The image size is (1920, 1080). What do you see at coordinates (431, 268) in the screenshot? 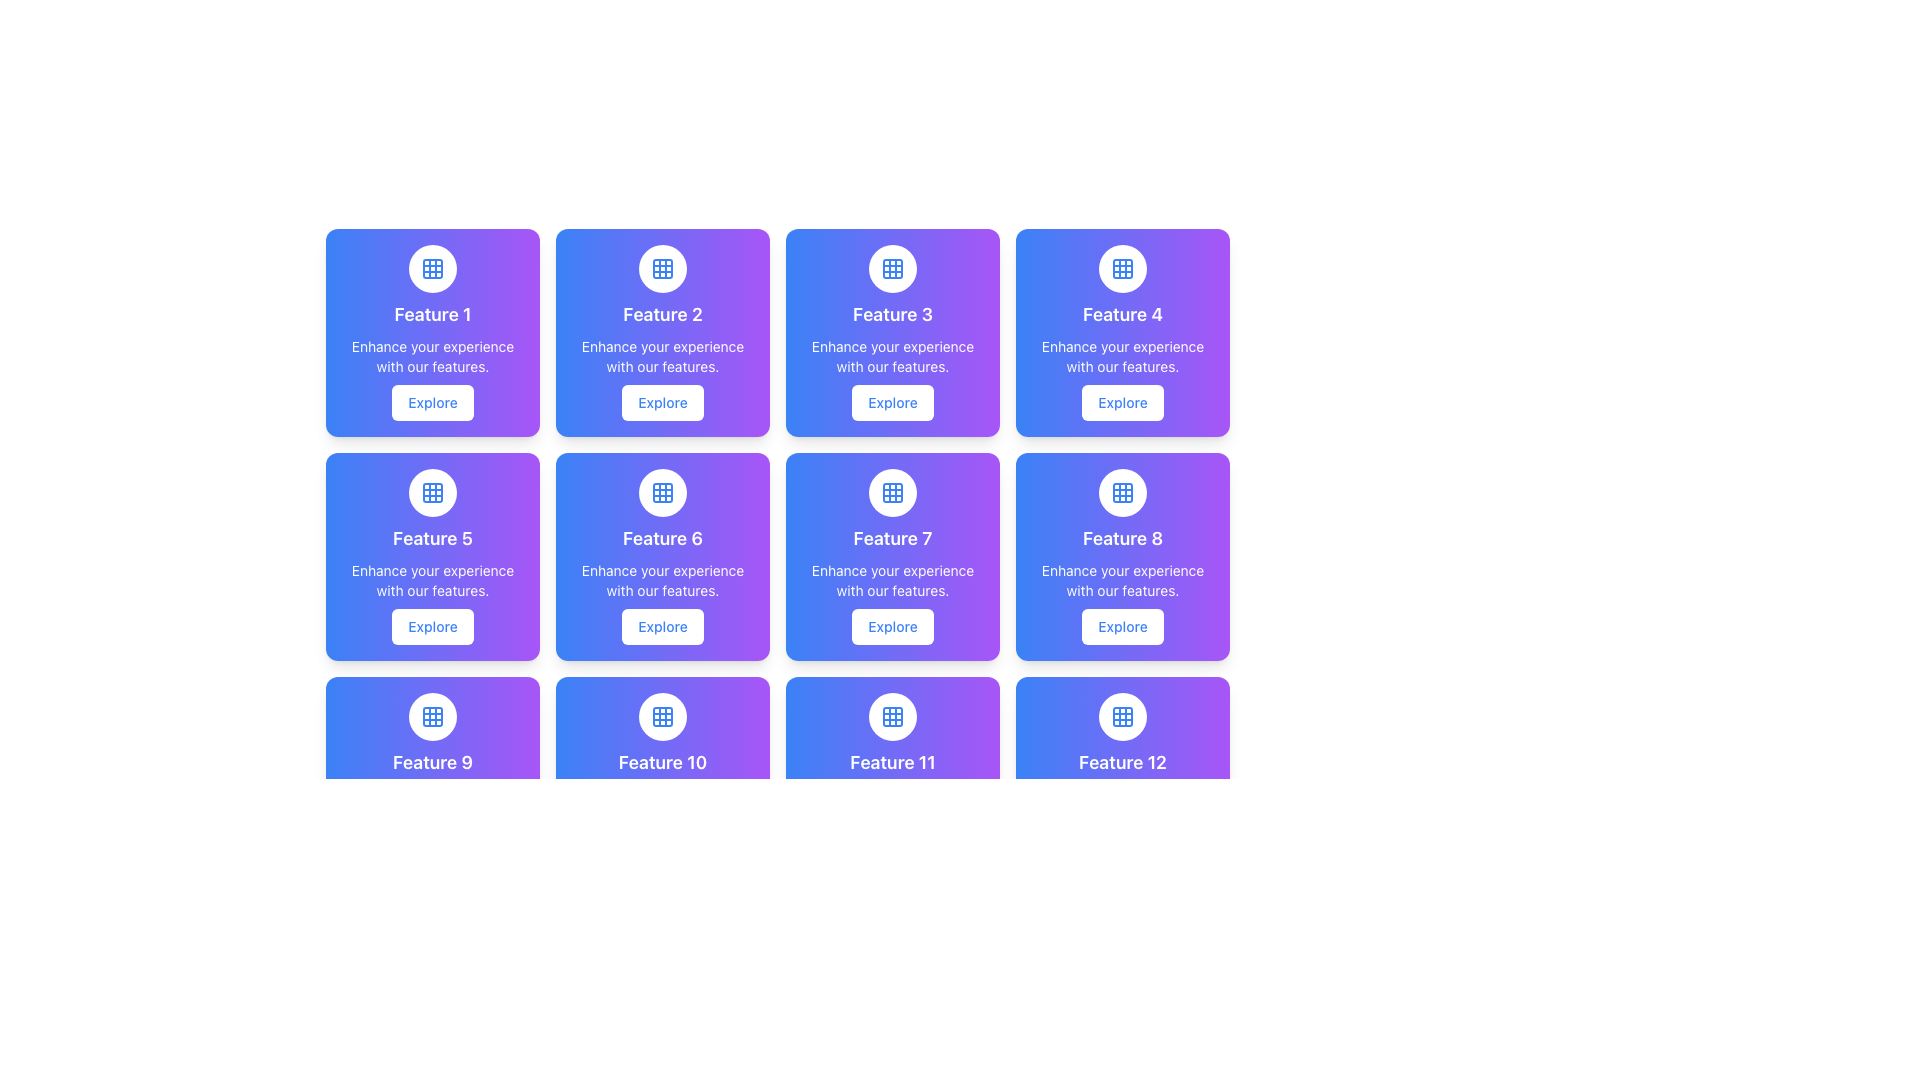
I see `the Icon Button located at the top-center area of the 'Feature 1' card` at bounding box center [431, 268].